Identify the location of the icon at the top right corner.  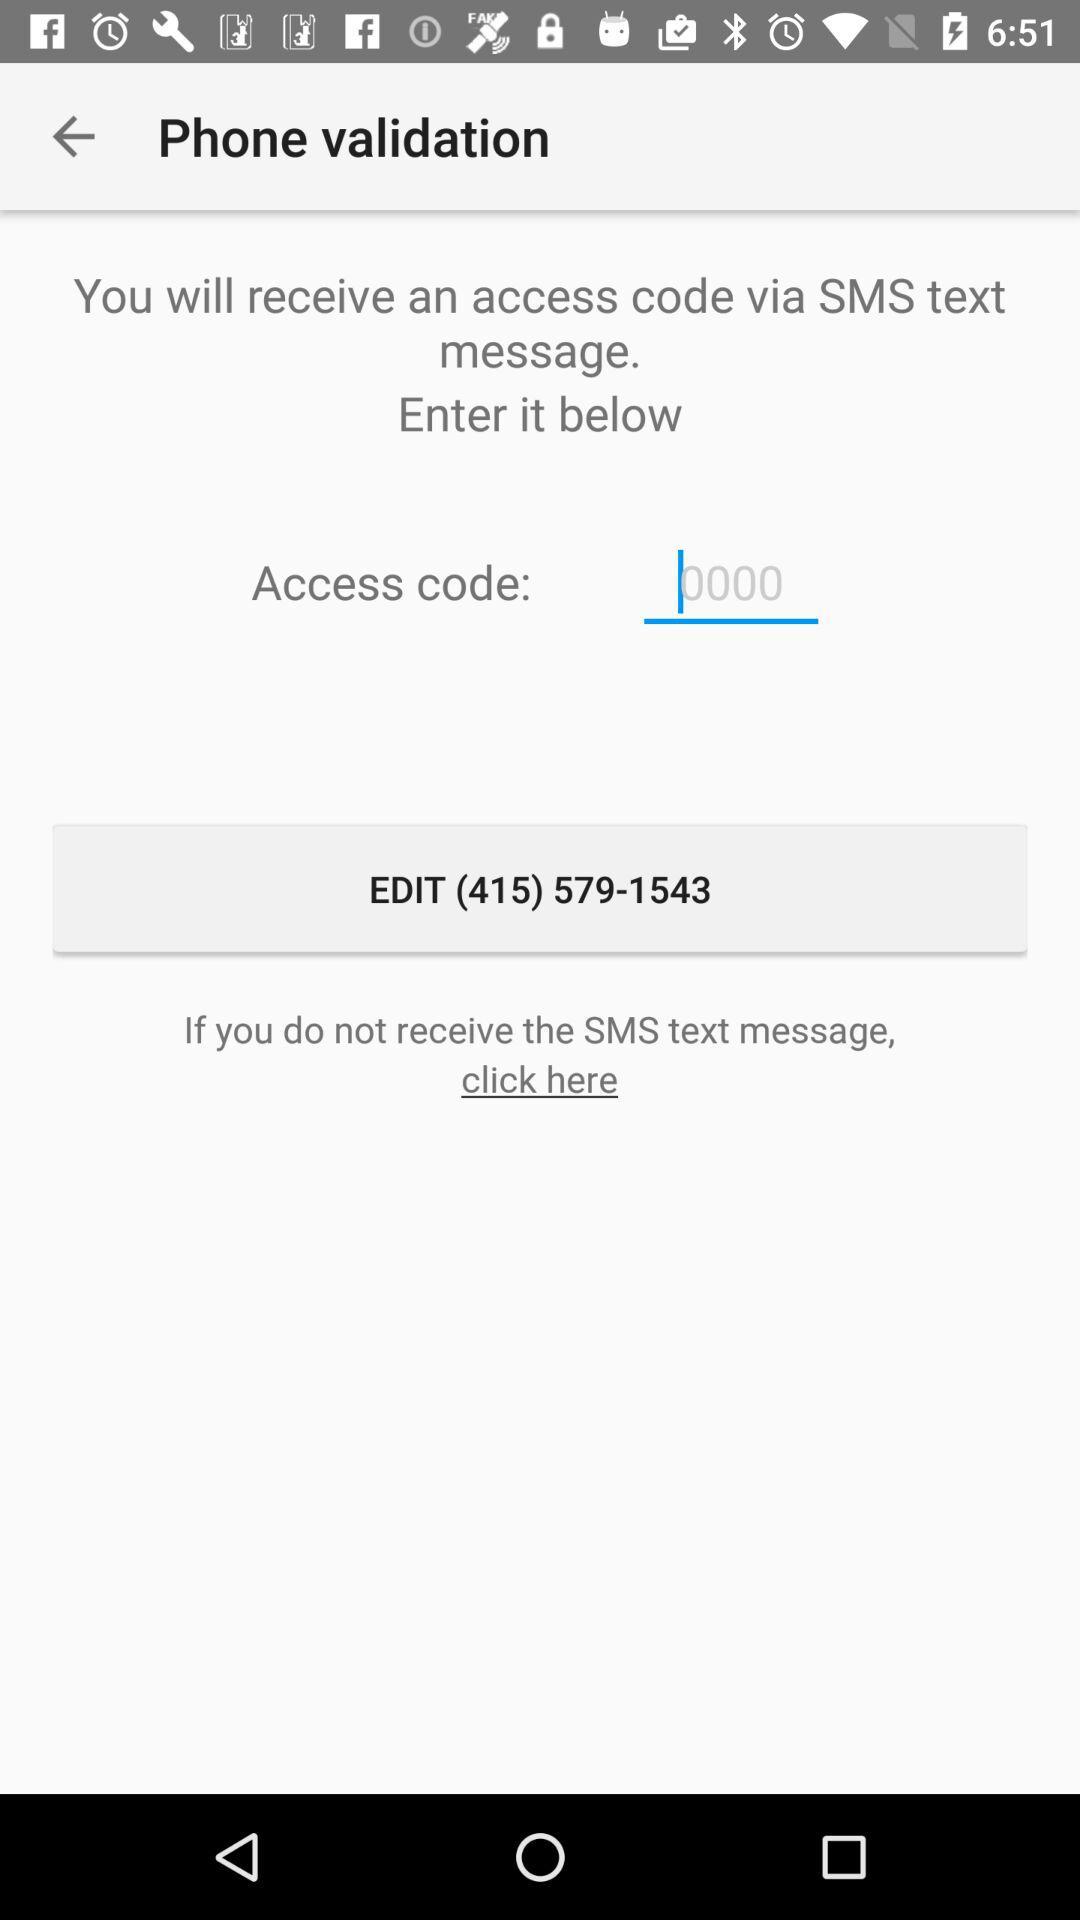
(731, 581).